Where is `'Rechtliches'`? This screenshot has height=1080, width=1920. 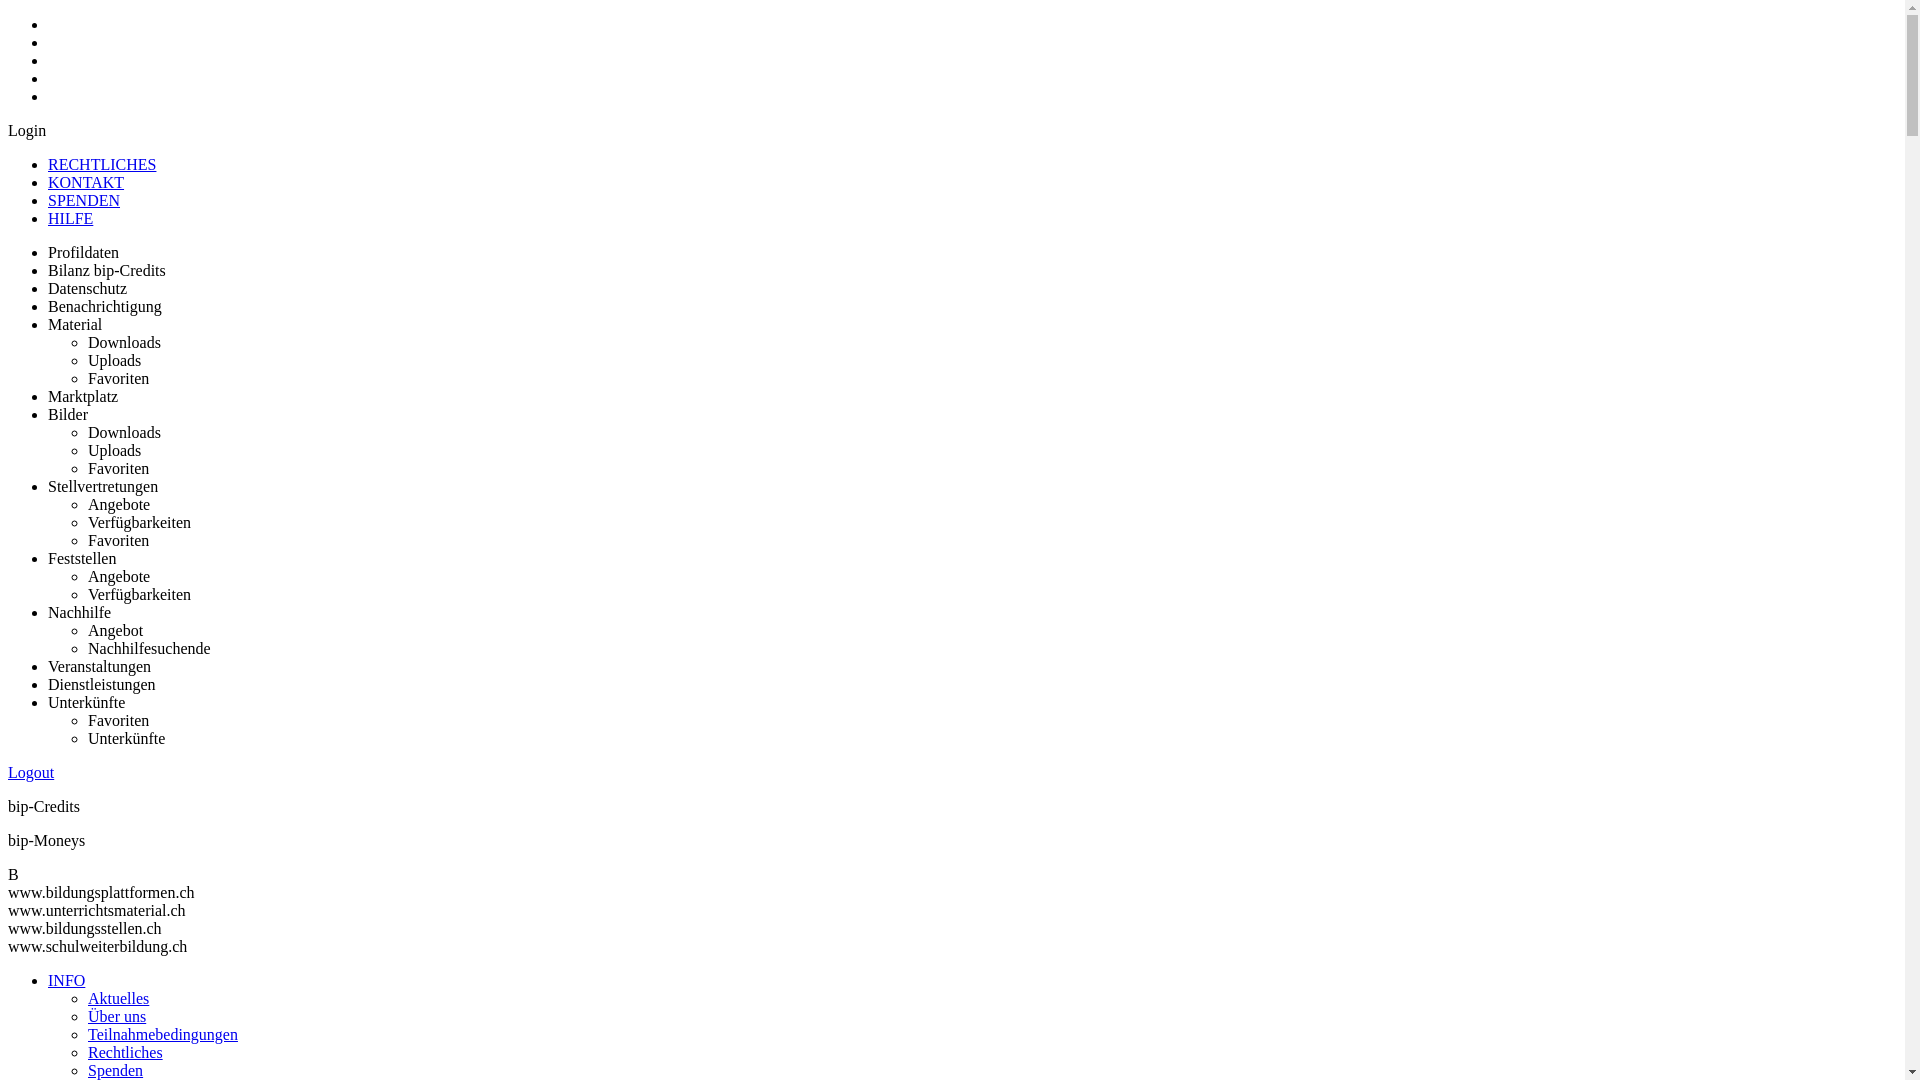 'Rechtliches' is located at coordinates (124, 1051).